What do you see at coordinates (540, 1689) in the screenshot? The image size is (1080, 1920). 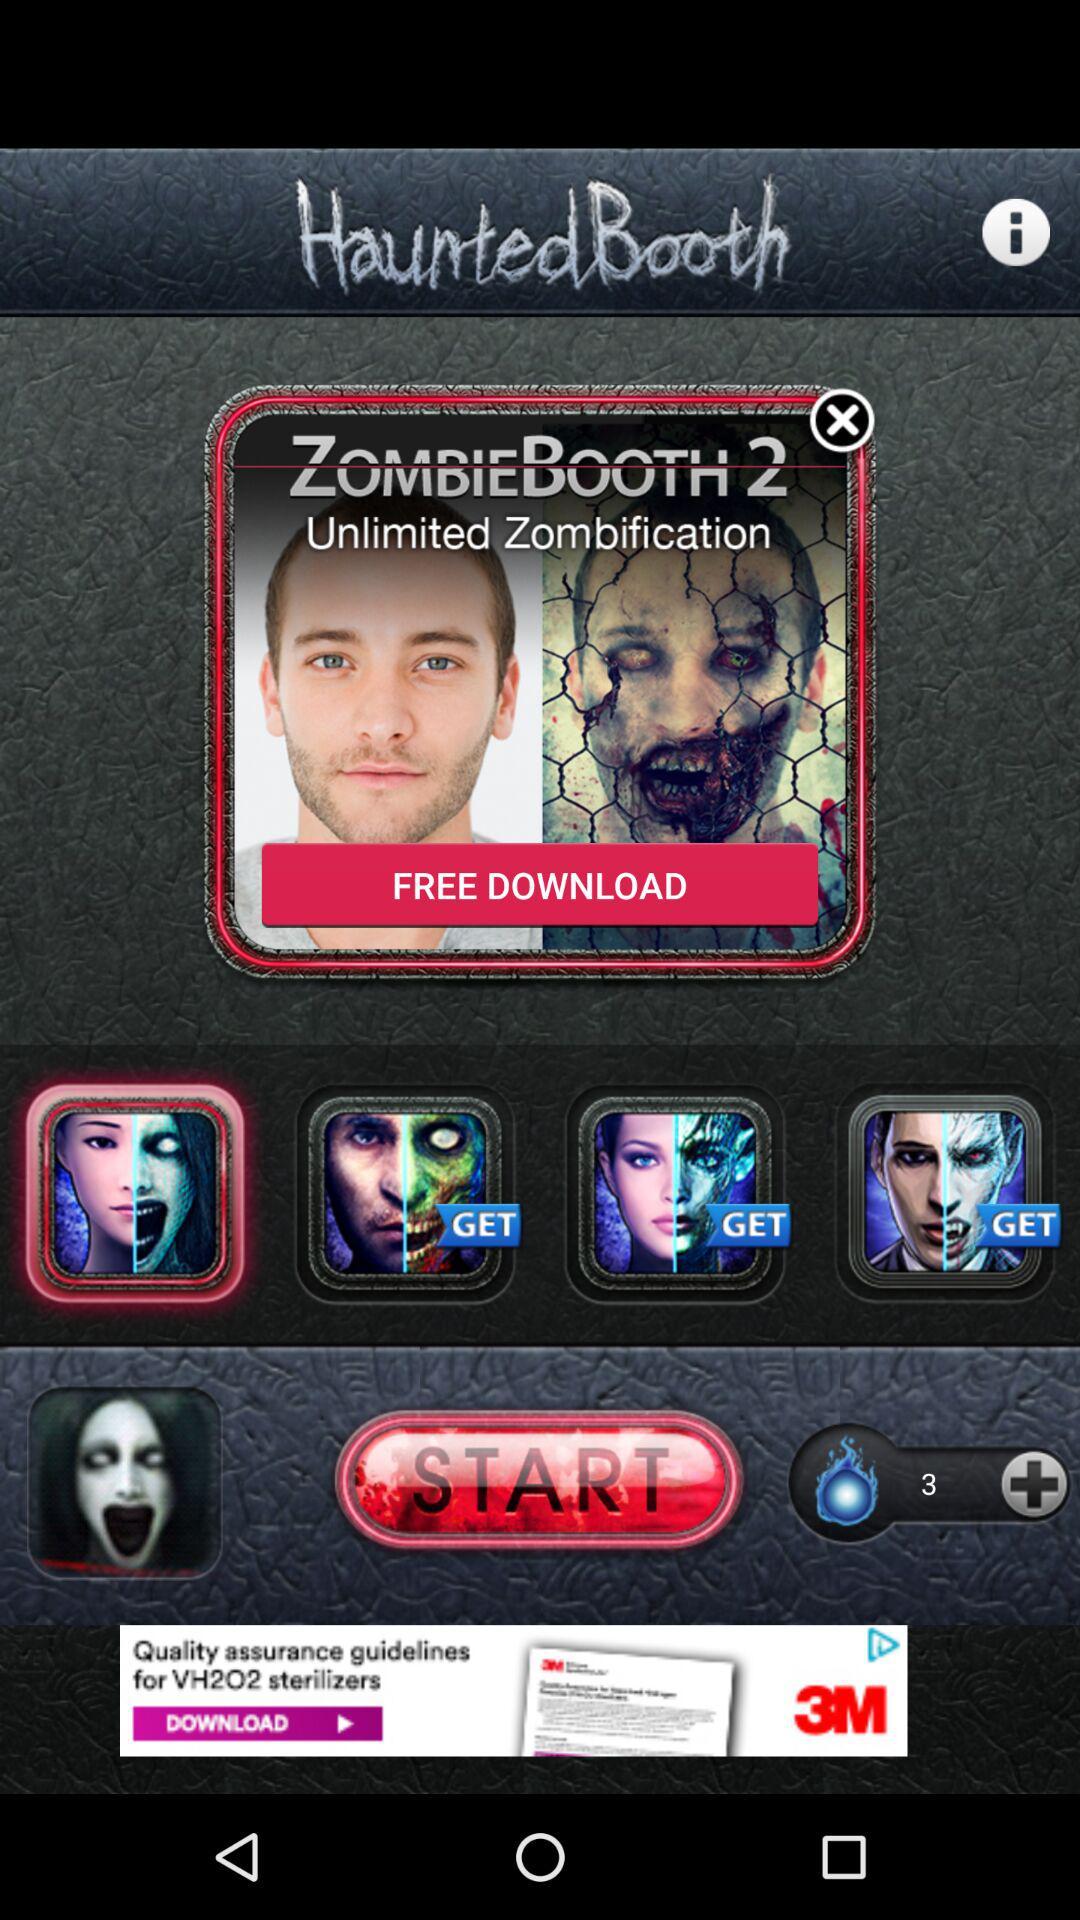 I see `advertisement bar` at bounding box center [540, 1689].